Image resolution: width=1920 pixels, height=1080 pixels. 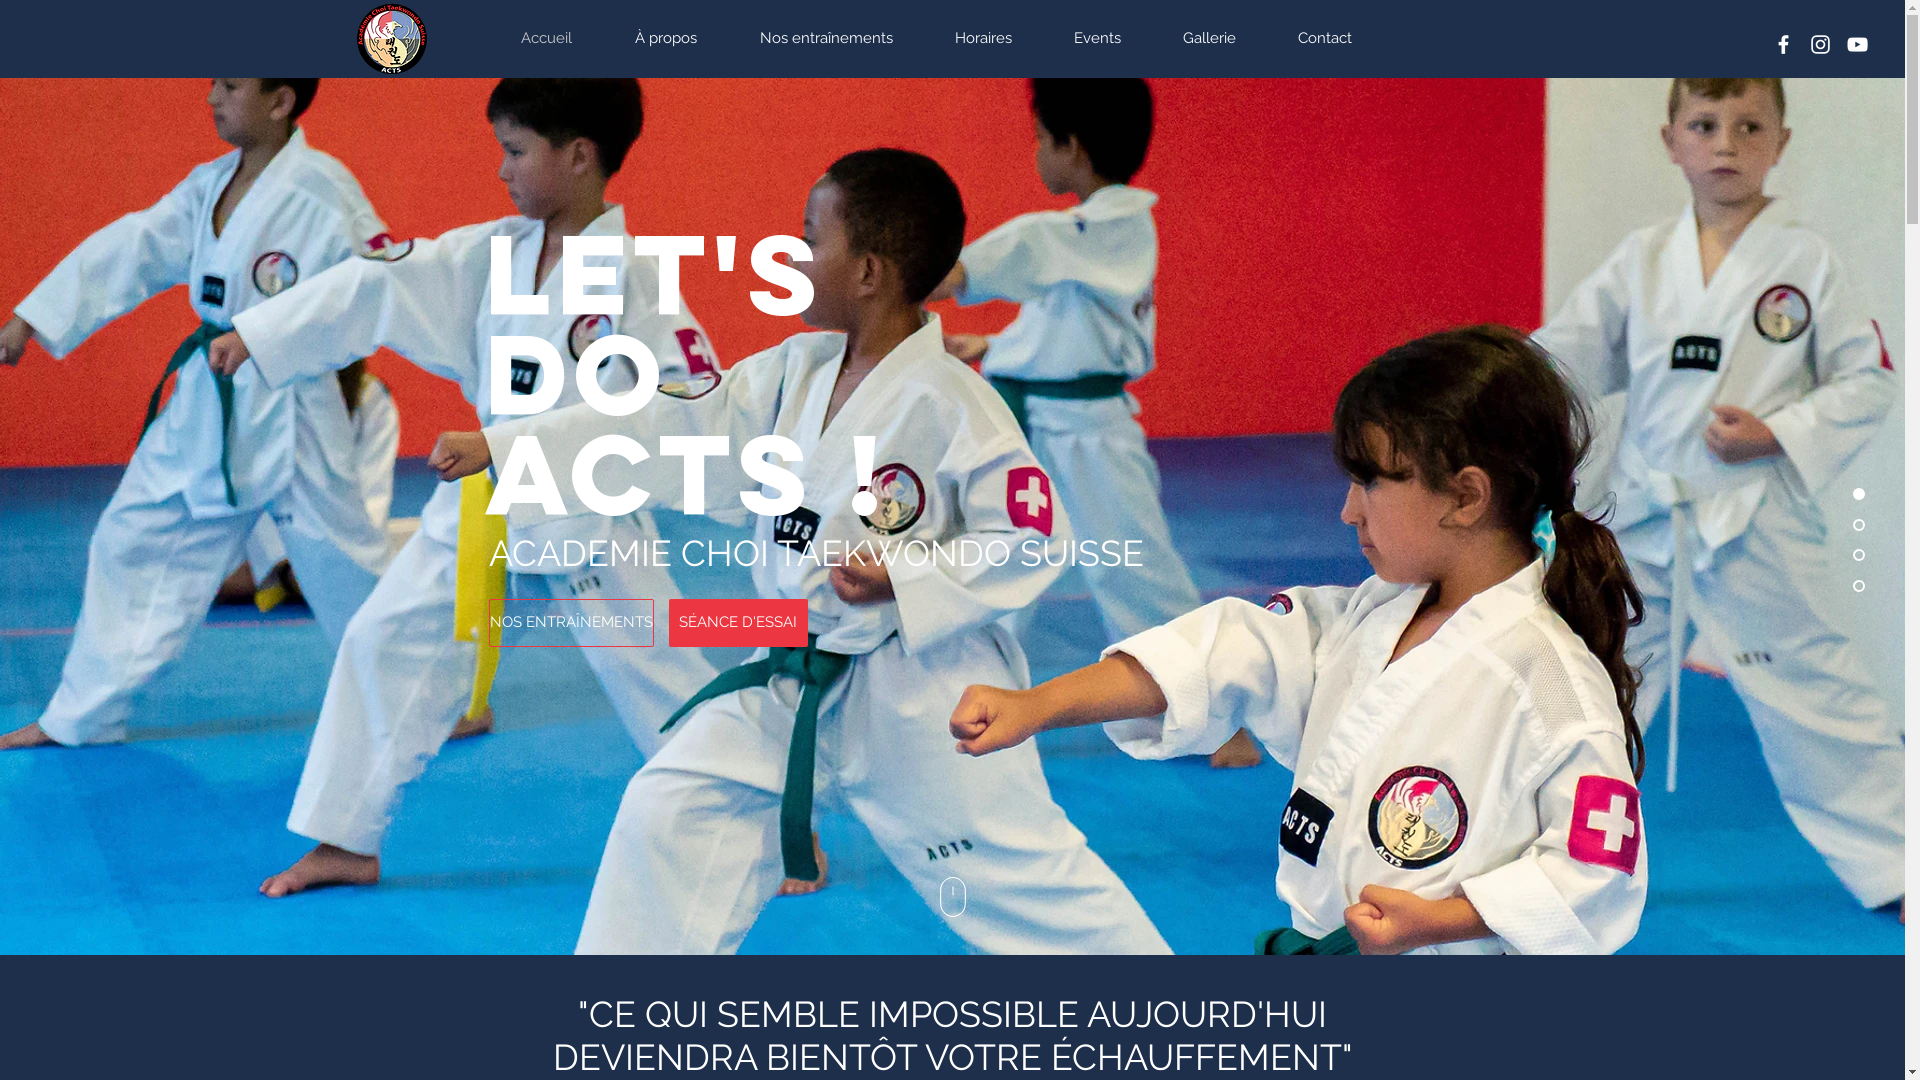 What do you see at coordinates (505, 38) in the screenshot?
I see `'Accueil'` at bounding box center [505, 38].